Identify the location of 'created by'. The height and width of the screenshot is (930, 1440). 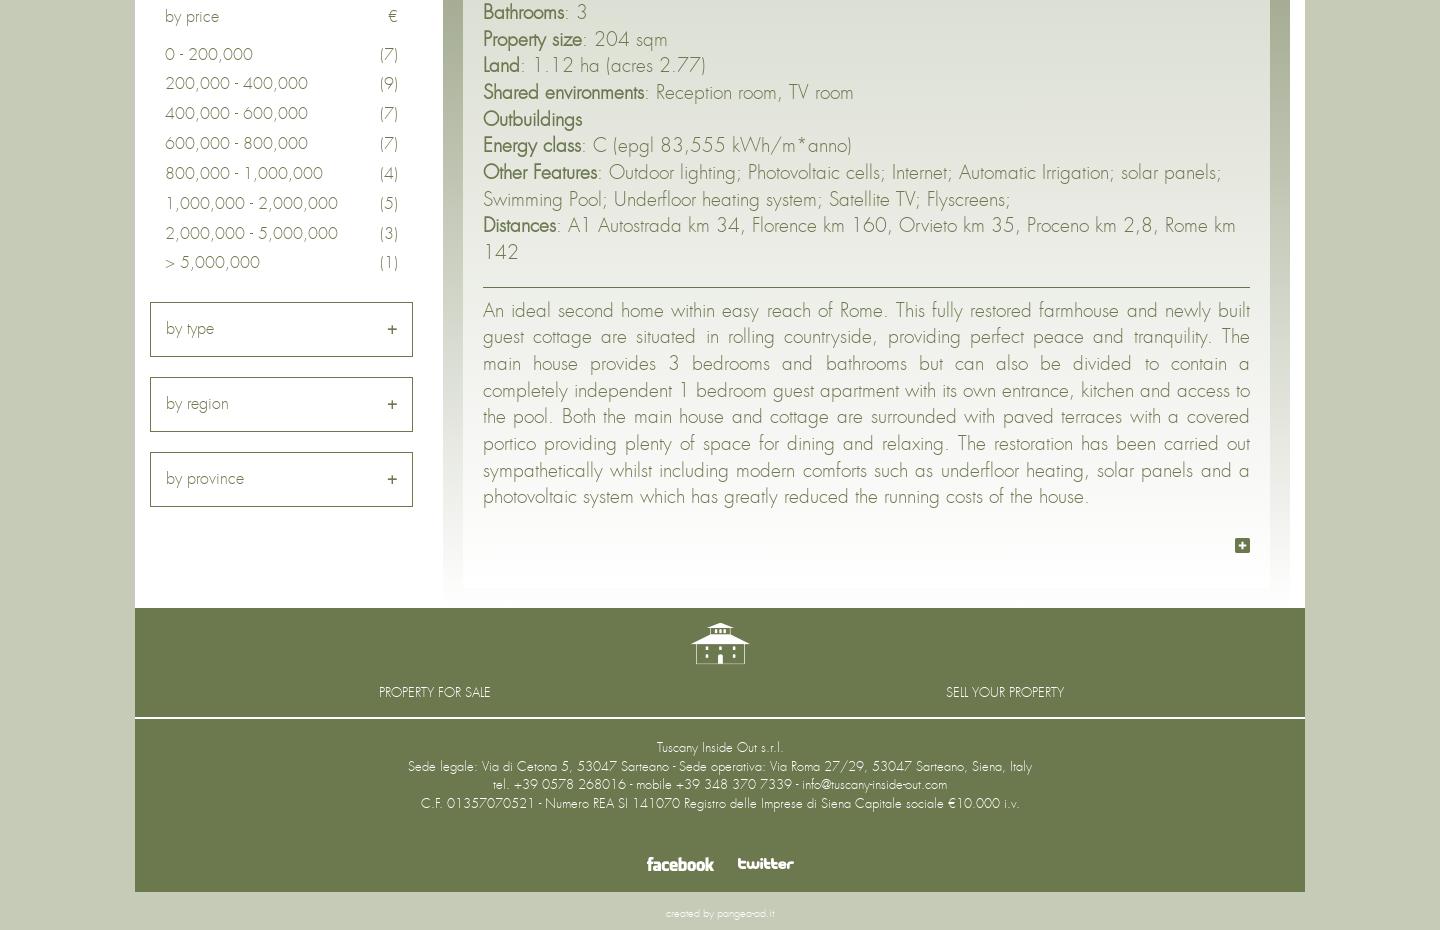
(666, 913).